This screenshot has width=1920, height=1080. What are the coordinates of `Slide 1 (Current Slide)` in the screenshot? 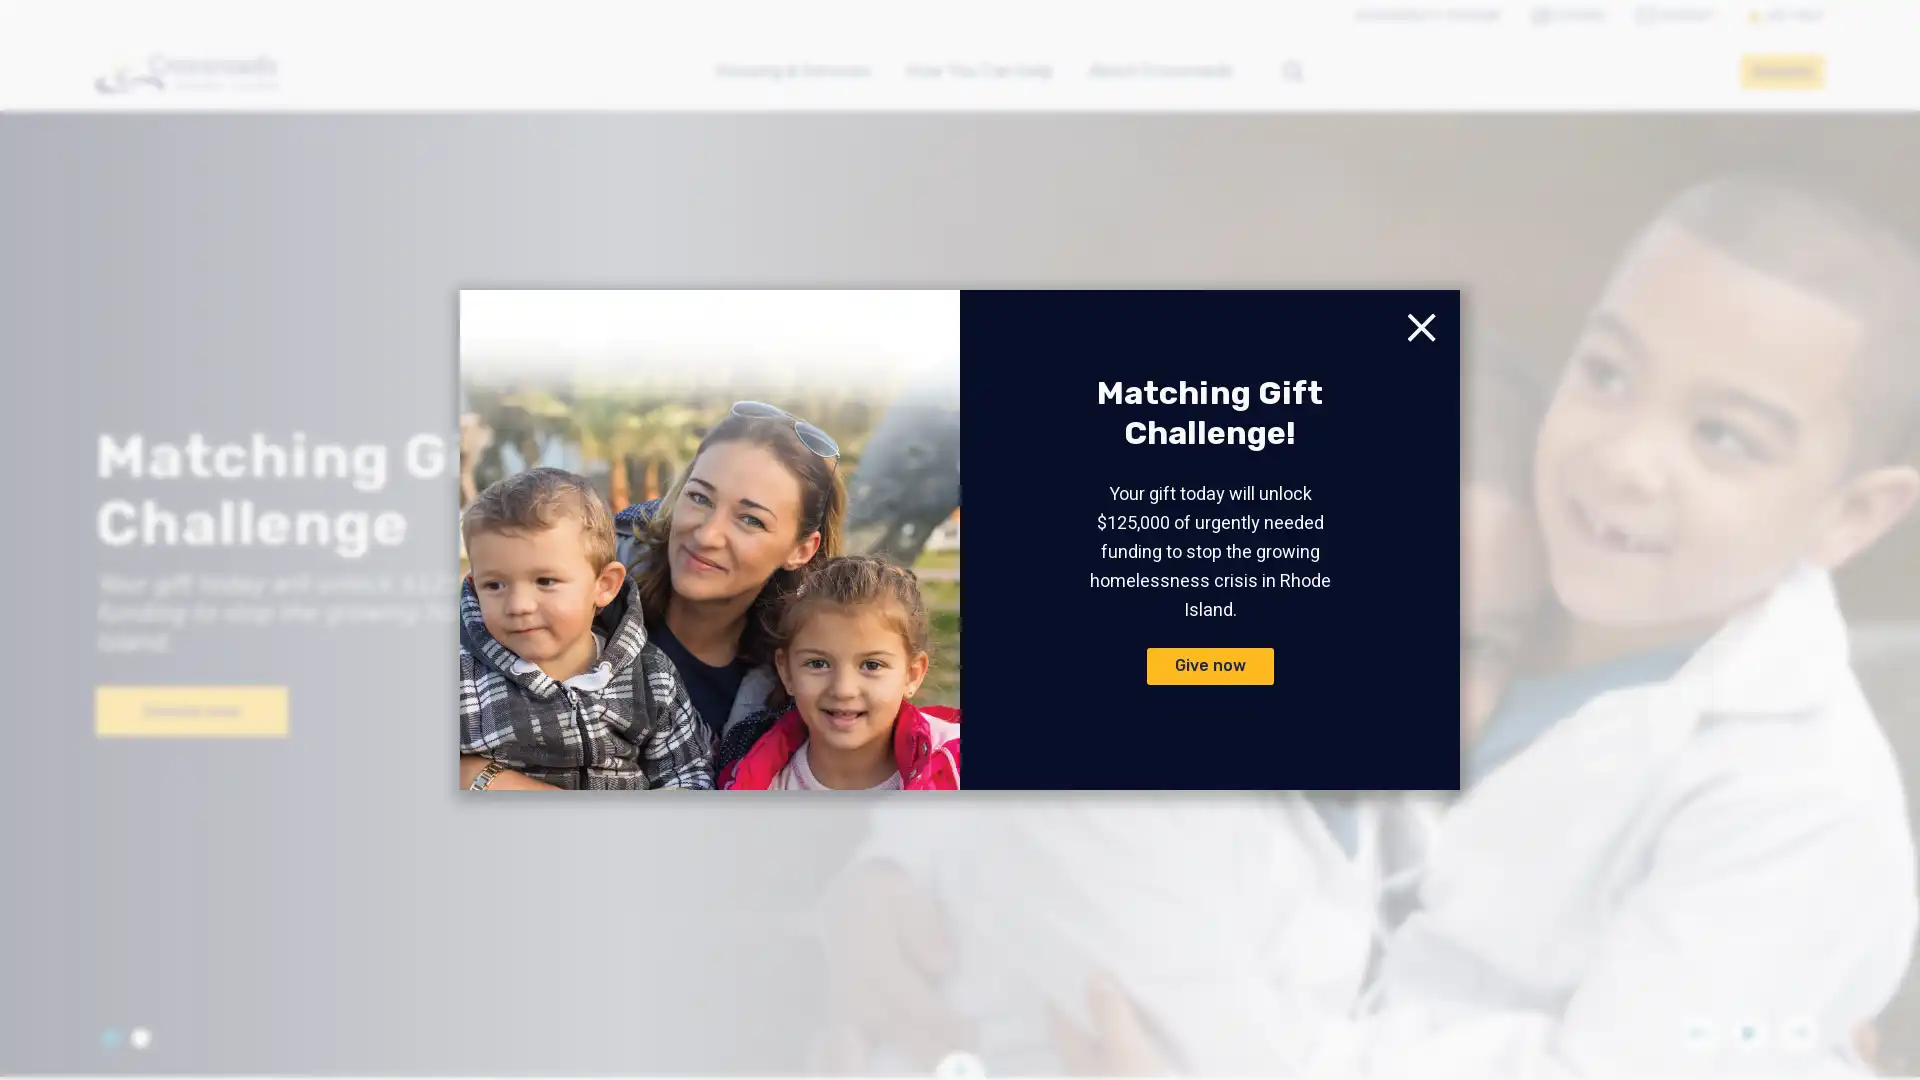 It's located at (109, 1036).